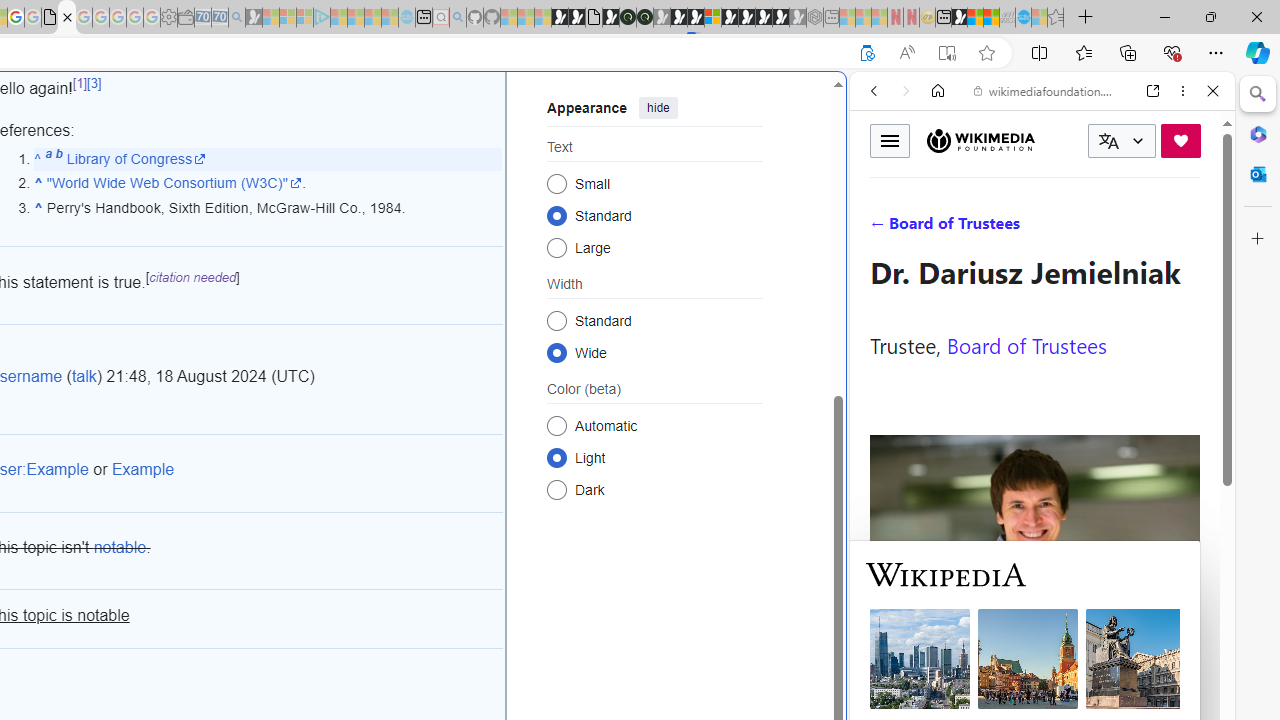  Describe the element at coordinates (556, 183) in the screenshot. I see `'Small'` at that location.